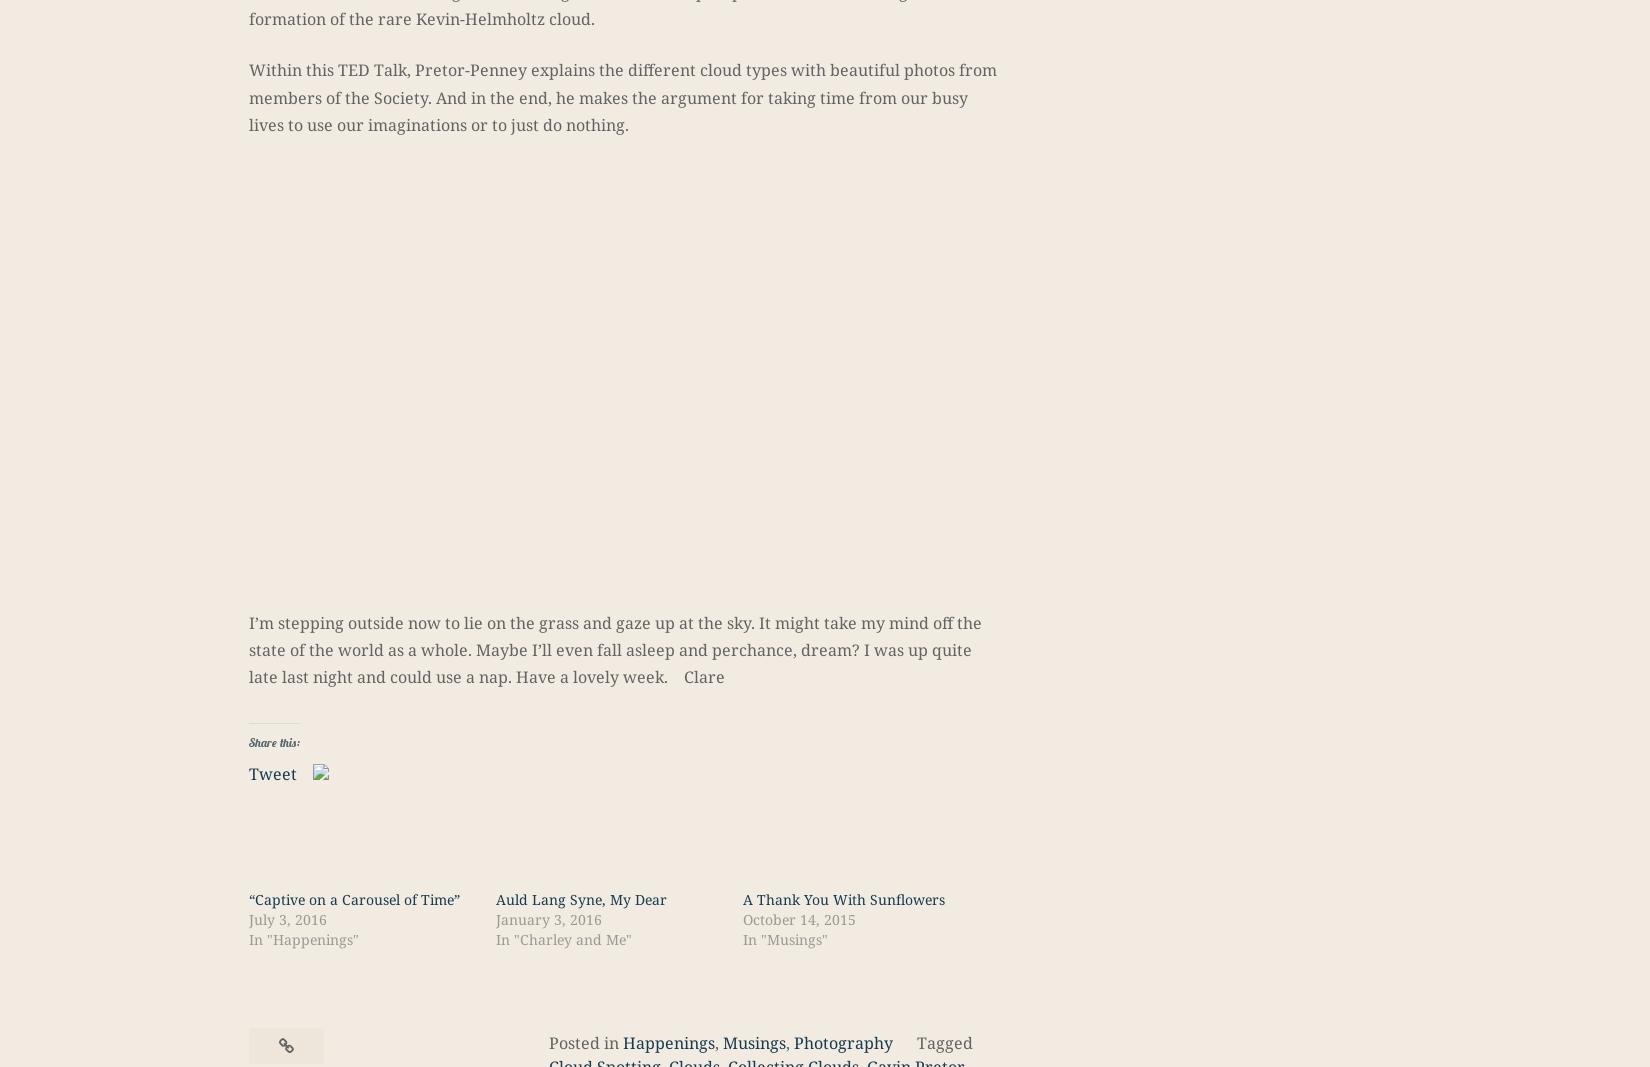 This screenshot has width=1650, height=1067. I want to click on 'Photography', so click(842, 1042).